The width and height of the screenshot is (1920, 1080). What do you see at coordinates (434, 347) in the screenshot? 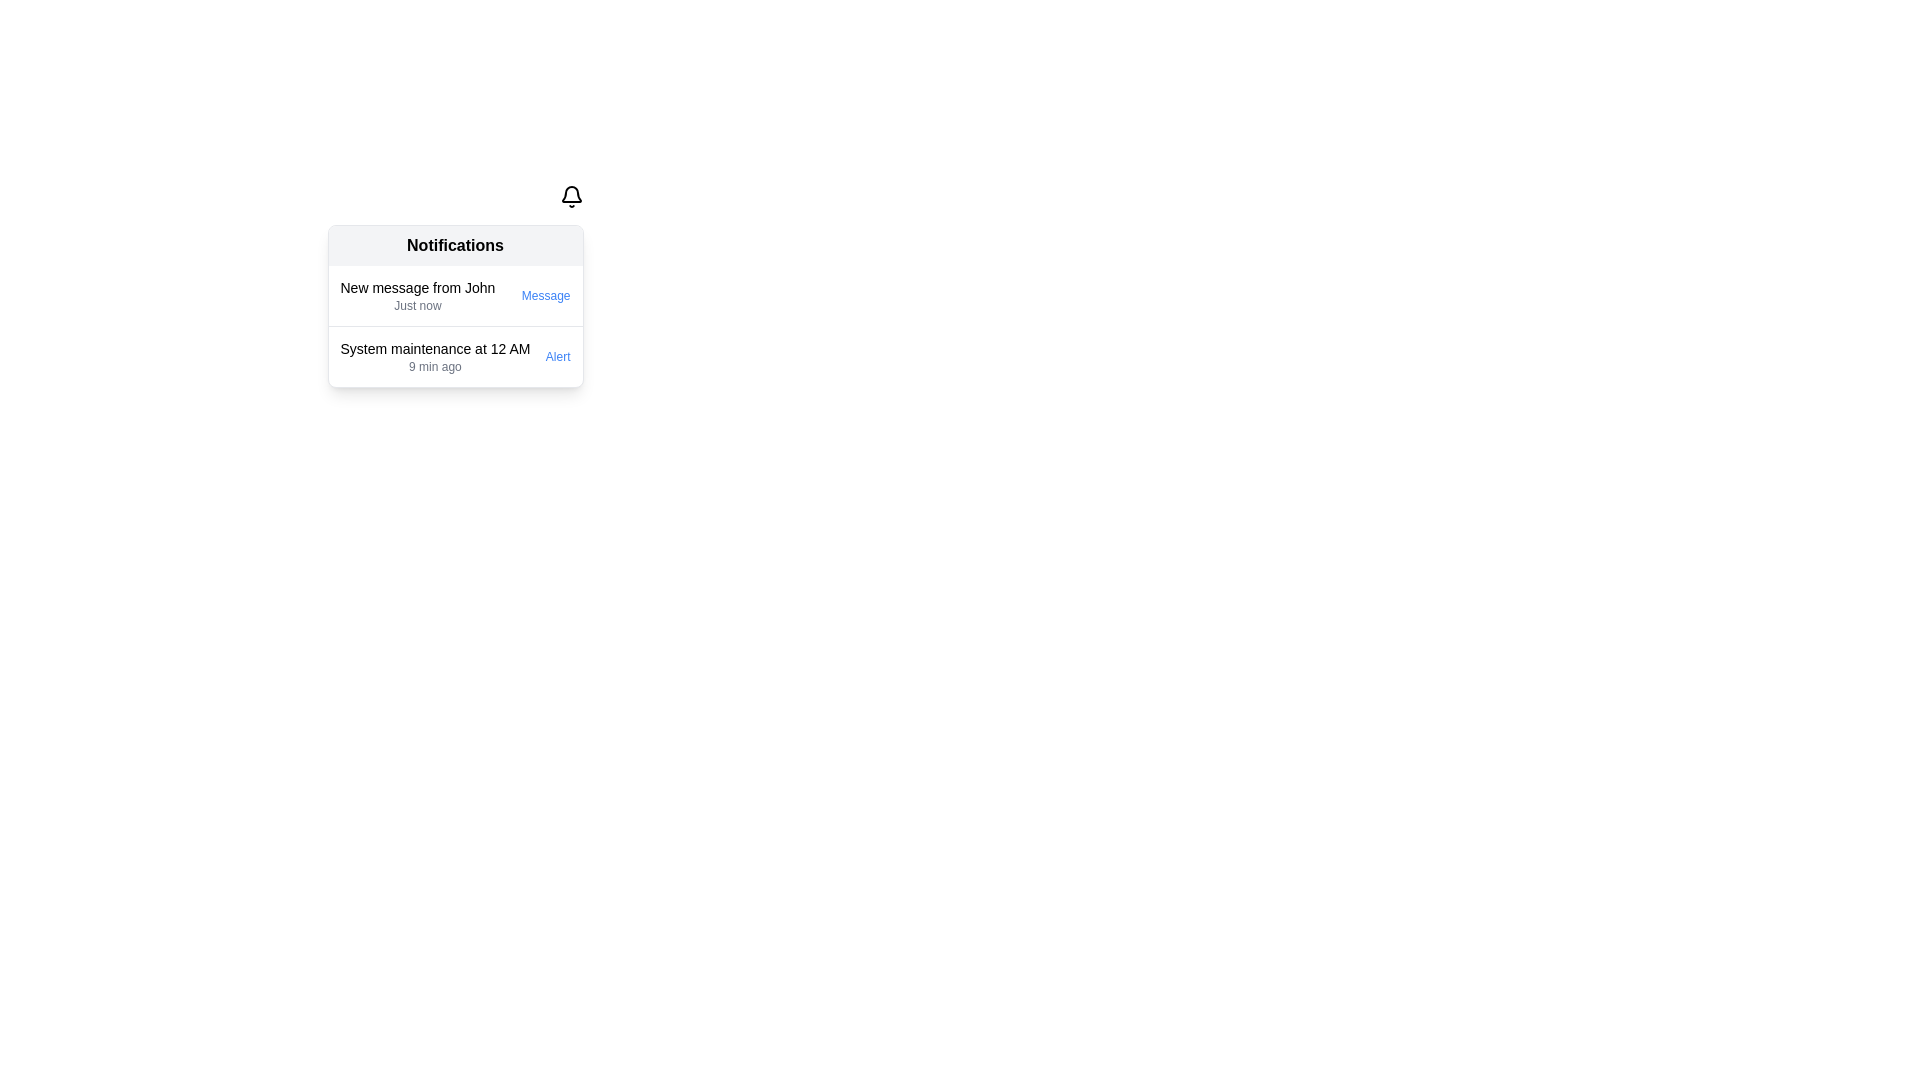
I see `static text element that displays 'System maintenance at 12 AM', which is styled with a small-sized, bold font and located within the notification panel under the title 'Notifications'` at bounding box center [434, 347].